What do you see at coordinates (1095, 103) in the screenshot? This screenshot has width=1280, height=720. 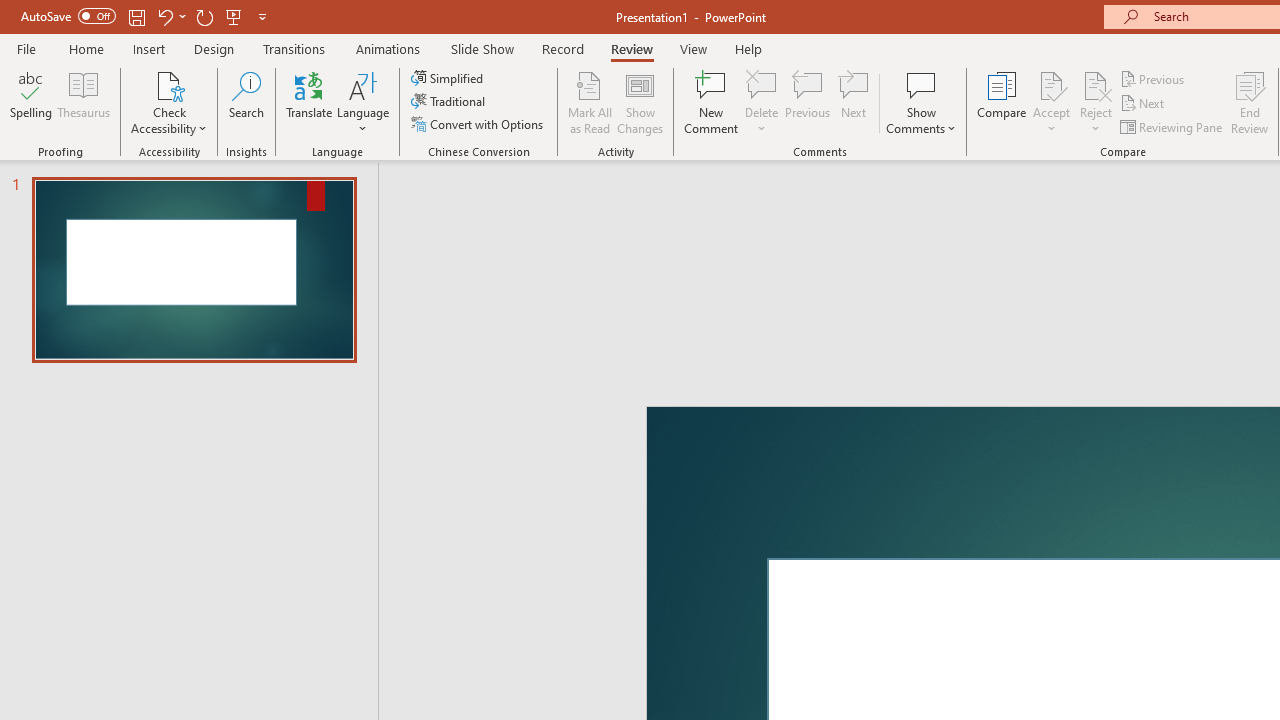 I see `'Reject'` at bounding box center [1095, 103].